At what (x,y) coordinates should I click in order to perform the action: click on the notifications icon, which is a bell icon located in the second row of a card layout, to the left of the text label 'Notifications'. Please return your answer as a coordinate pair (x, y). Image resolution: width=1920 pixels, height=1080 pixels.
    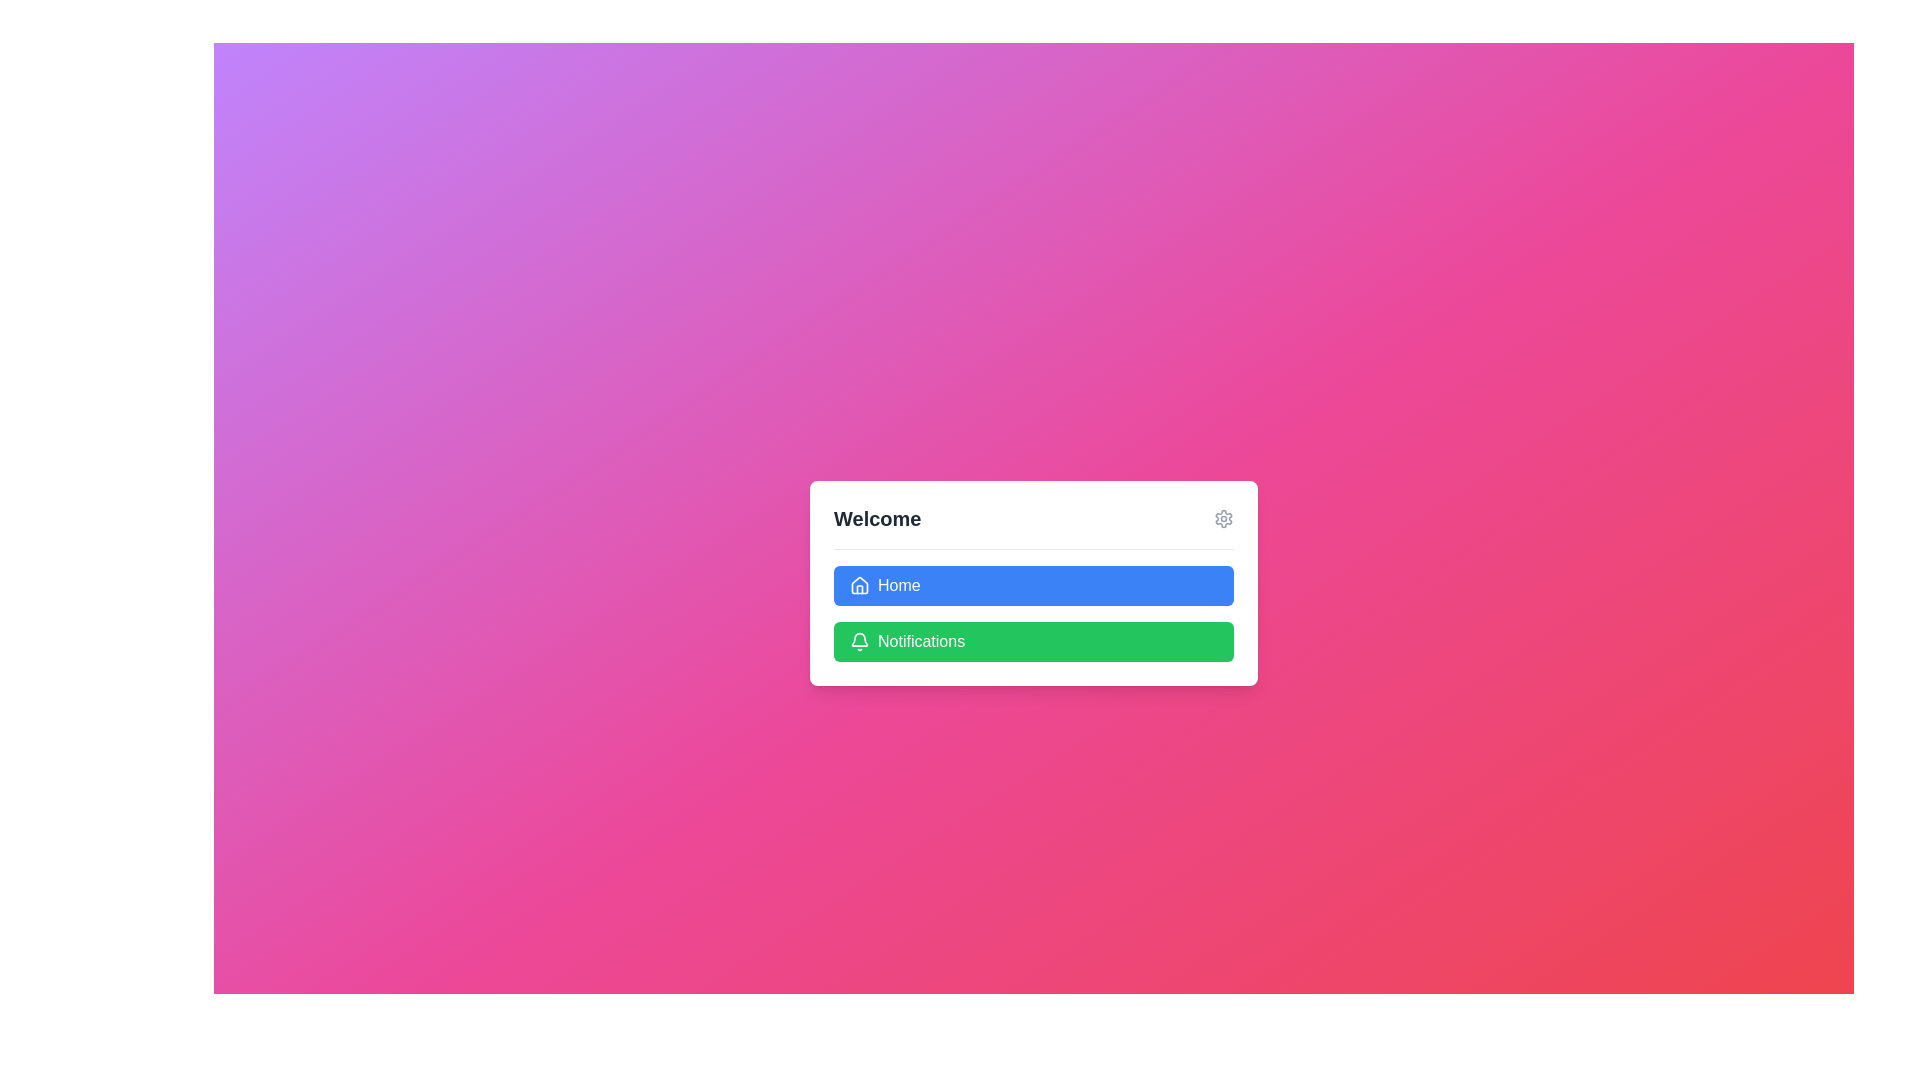
    Looking at the image, I should click on (859, 639).